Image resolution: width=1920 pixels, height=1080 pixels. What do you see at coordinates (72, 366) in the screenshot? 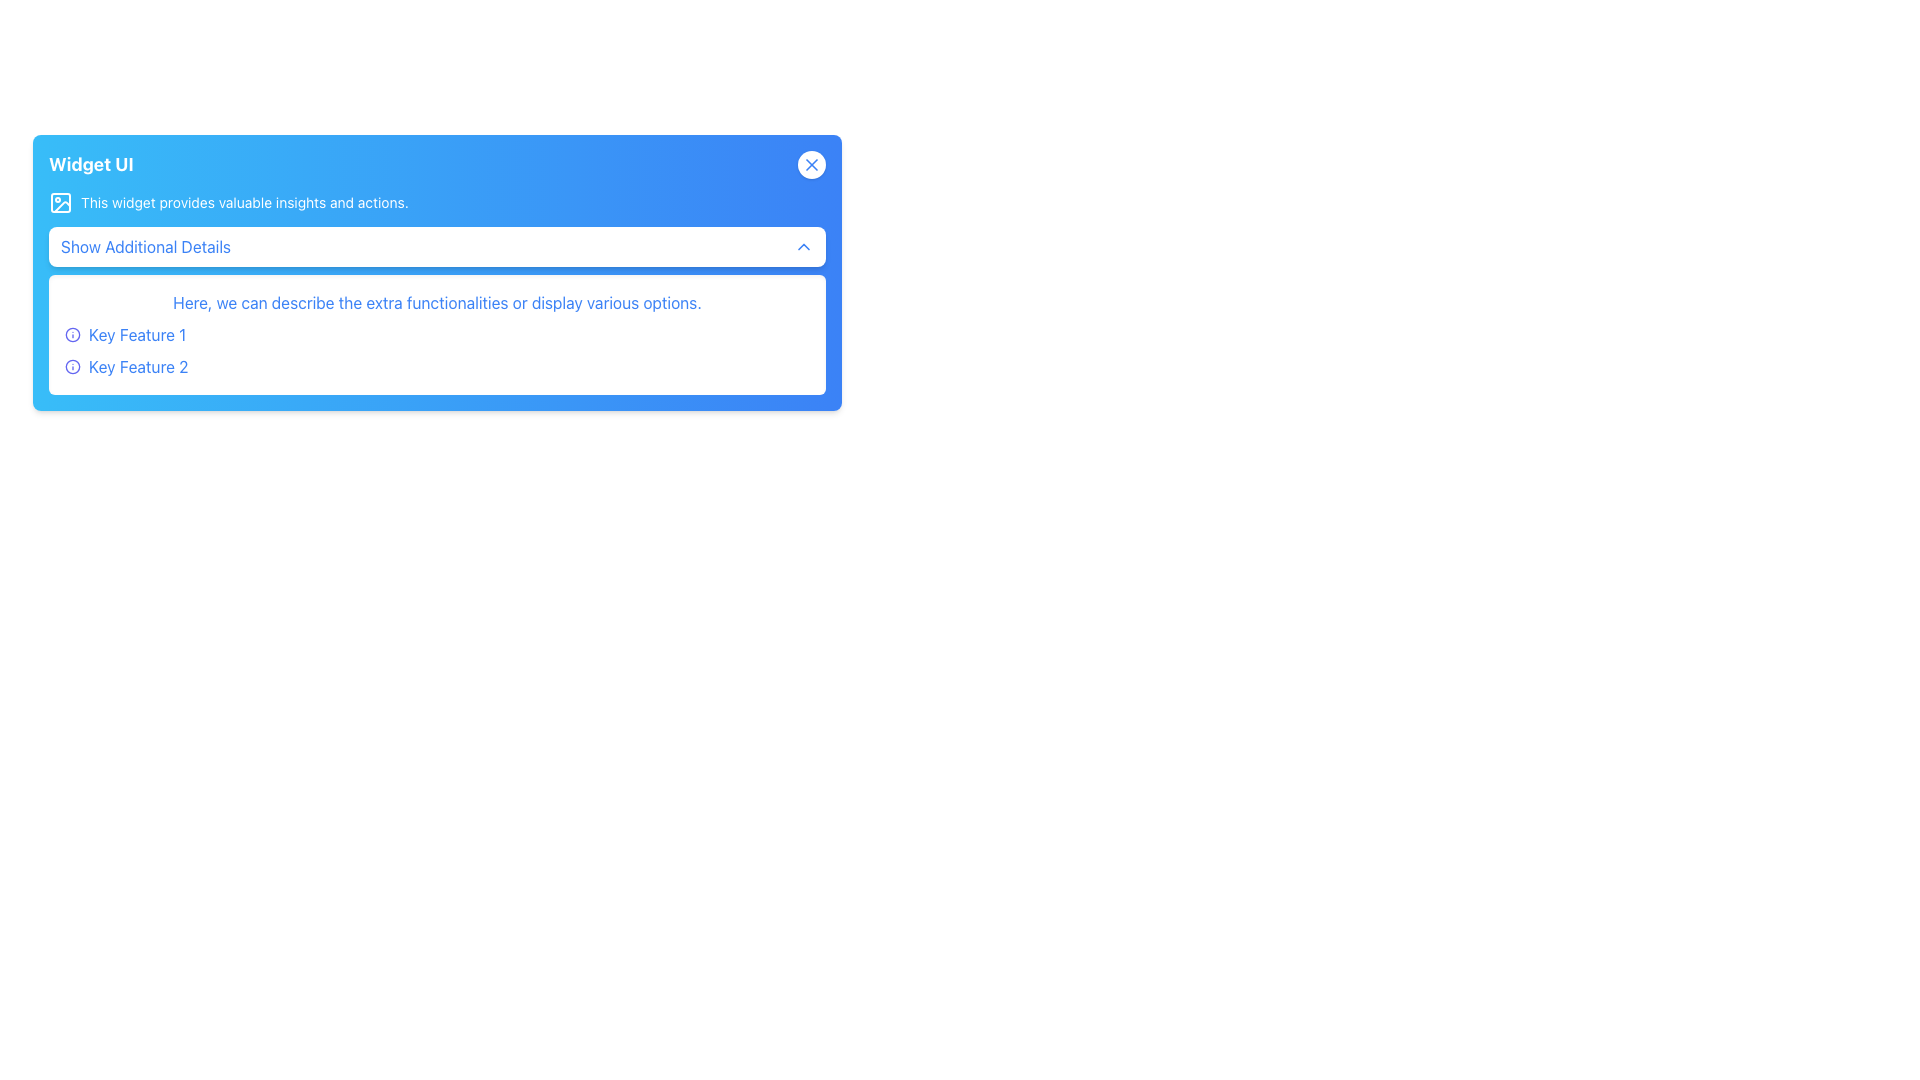
I see `the function of the icon that represents 'Key Feature 2', which is located at the start of the line aligned with the text` at bounding box center [72, 366].